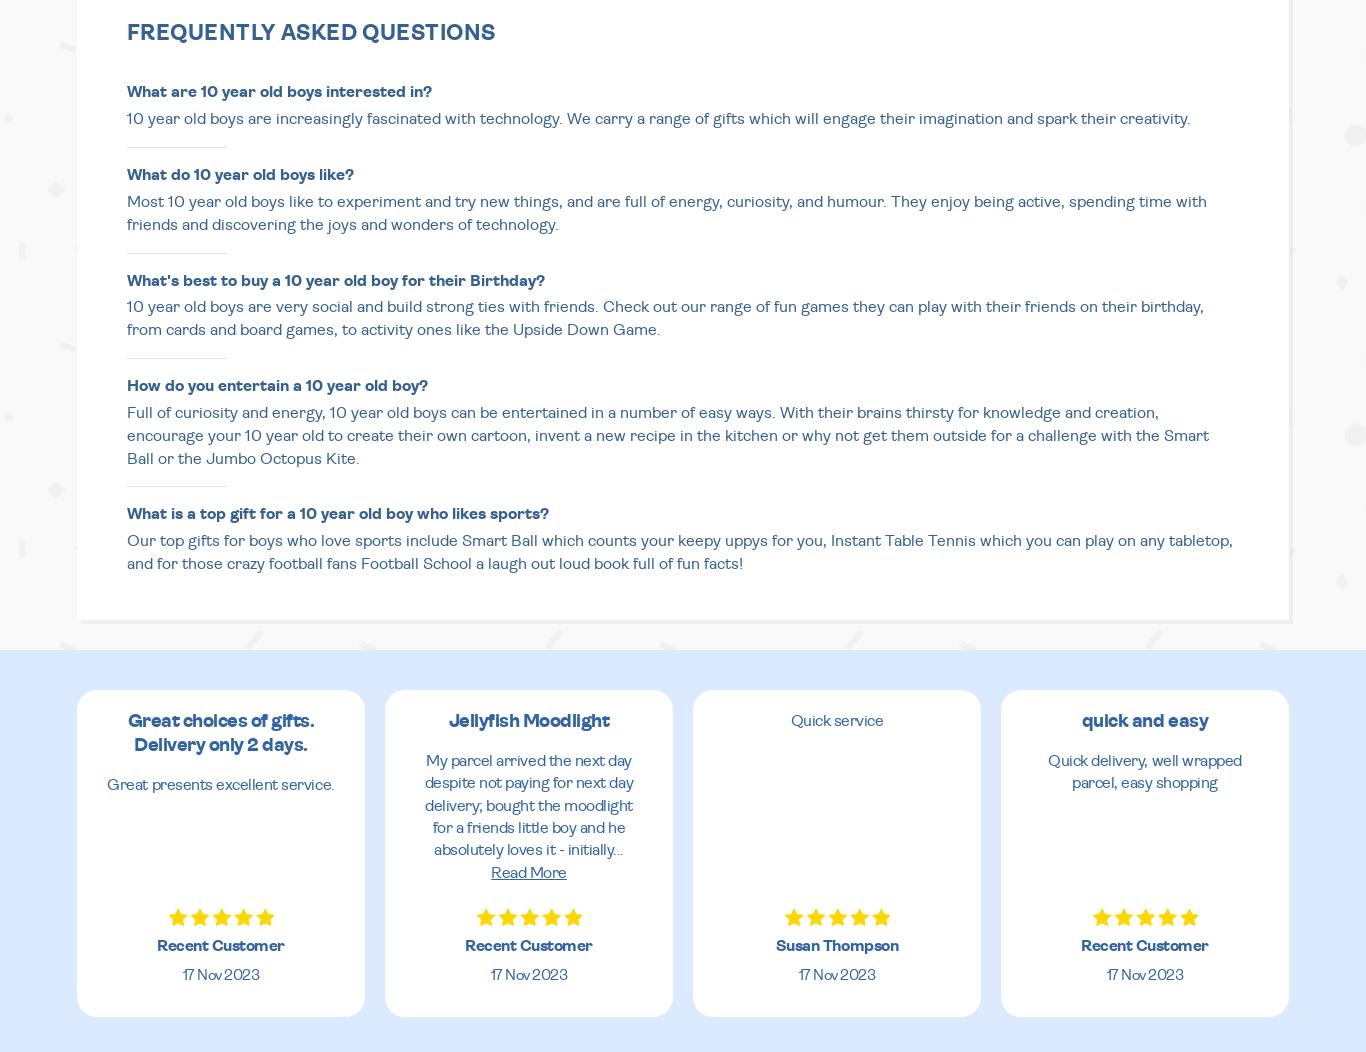 This screenshot has width=1366, height=1052. Describe the element at coordinates (126, 385) in the screenshot. I see `'How do you entertain a 10 year old boy?'` at that location.